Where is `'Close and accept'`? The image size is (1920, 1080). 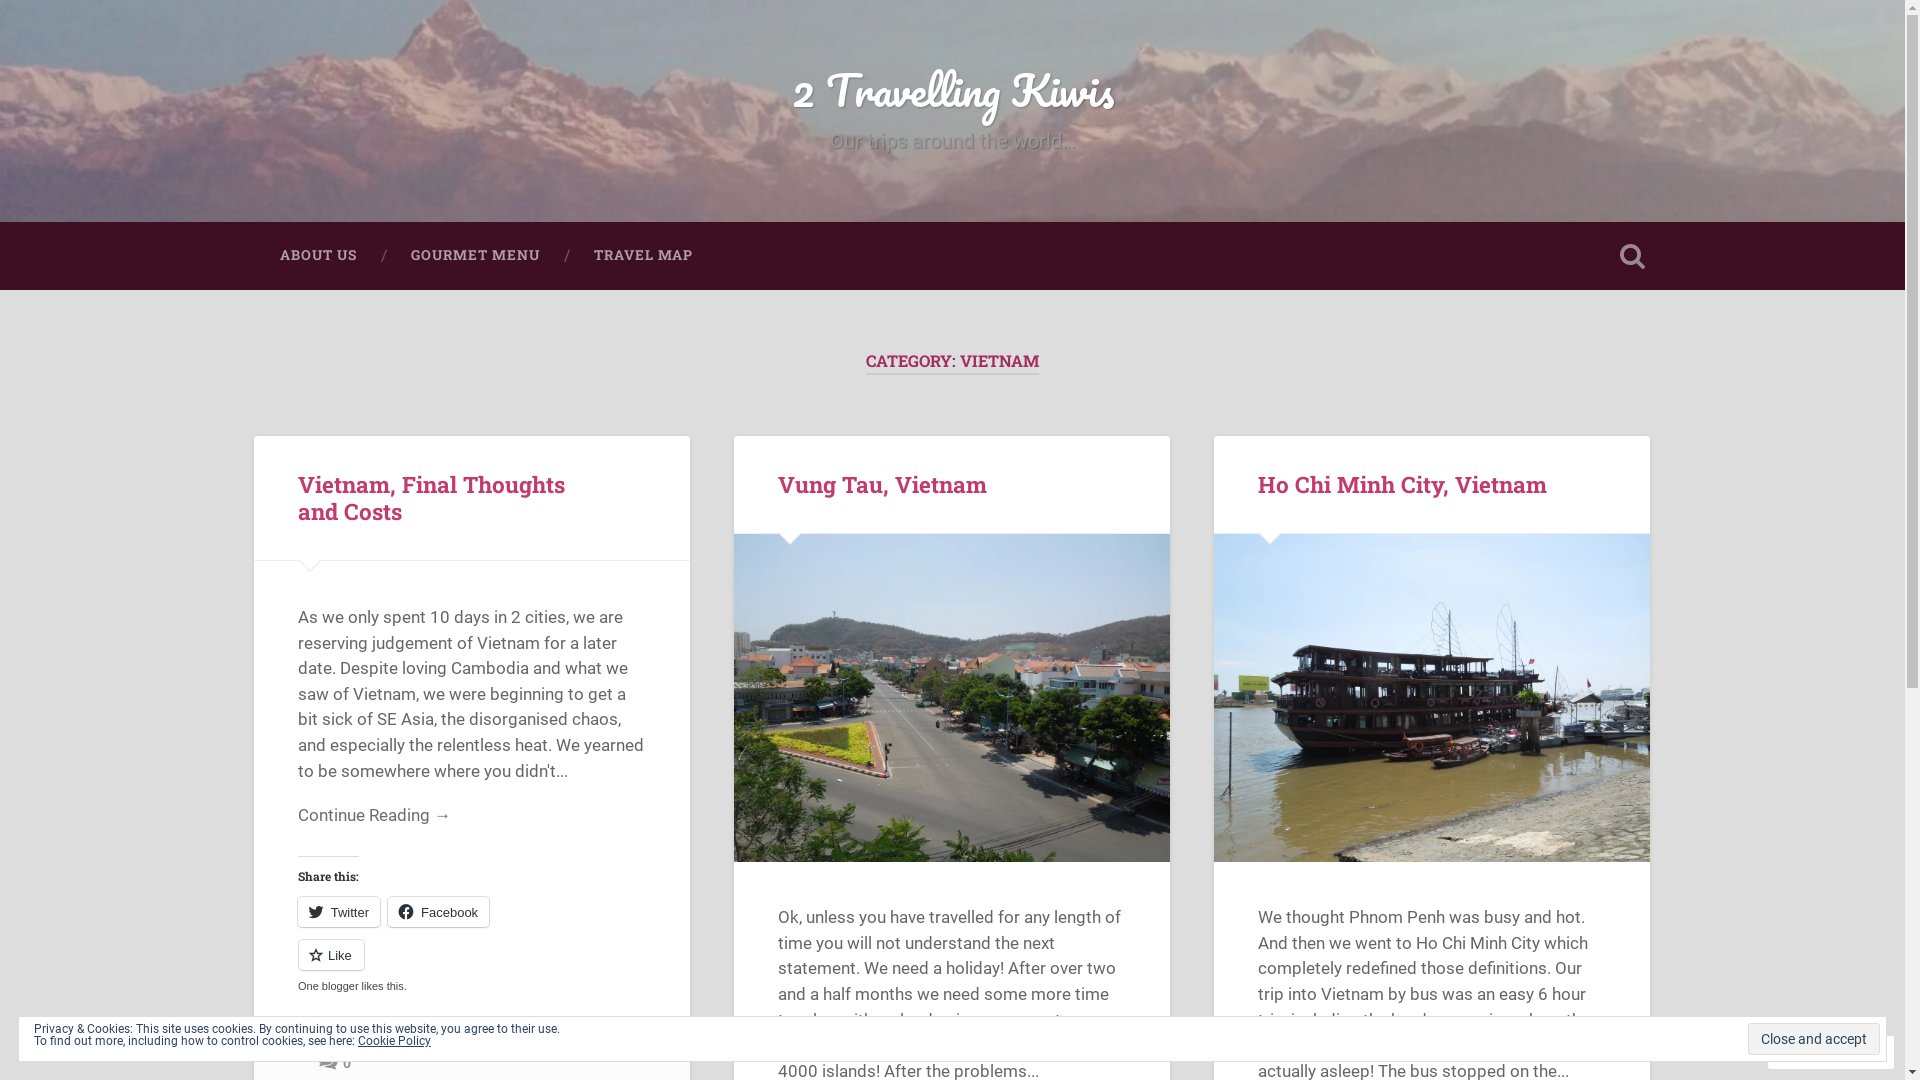 'Close and accept' is located at coordinates (1814, 1037).